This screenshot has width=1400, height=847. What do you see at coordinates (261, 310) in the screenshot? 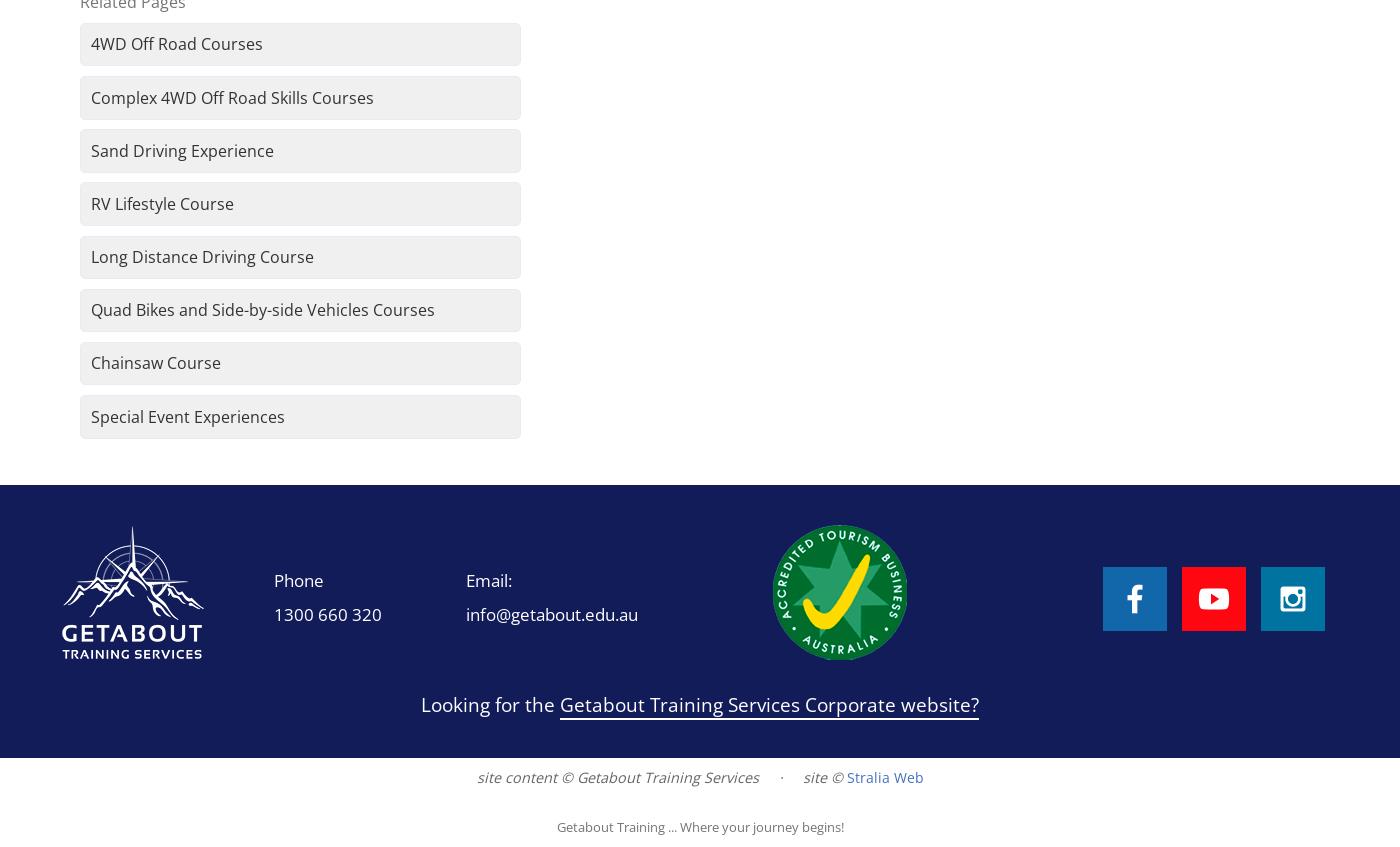
I see `'Quad Bikes and Side-by-side Vehicles Courses'` at bounding box center [261, 310].